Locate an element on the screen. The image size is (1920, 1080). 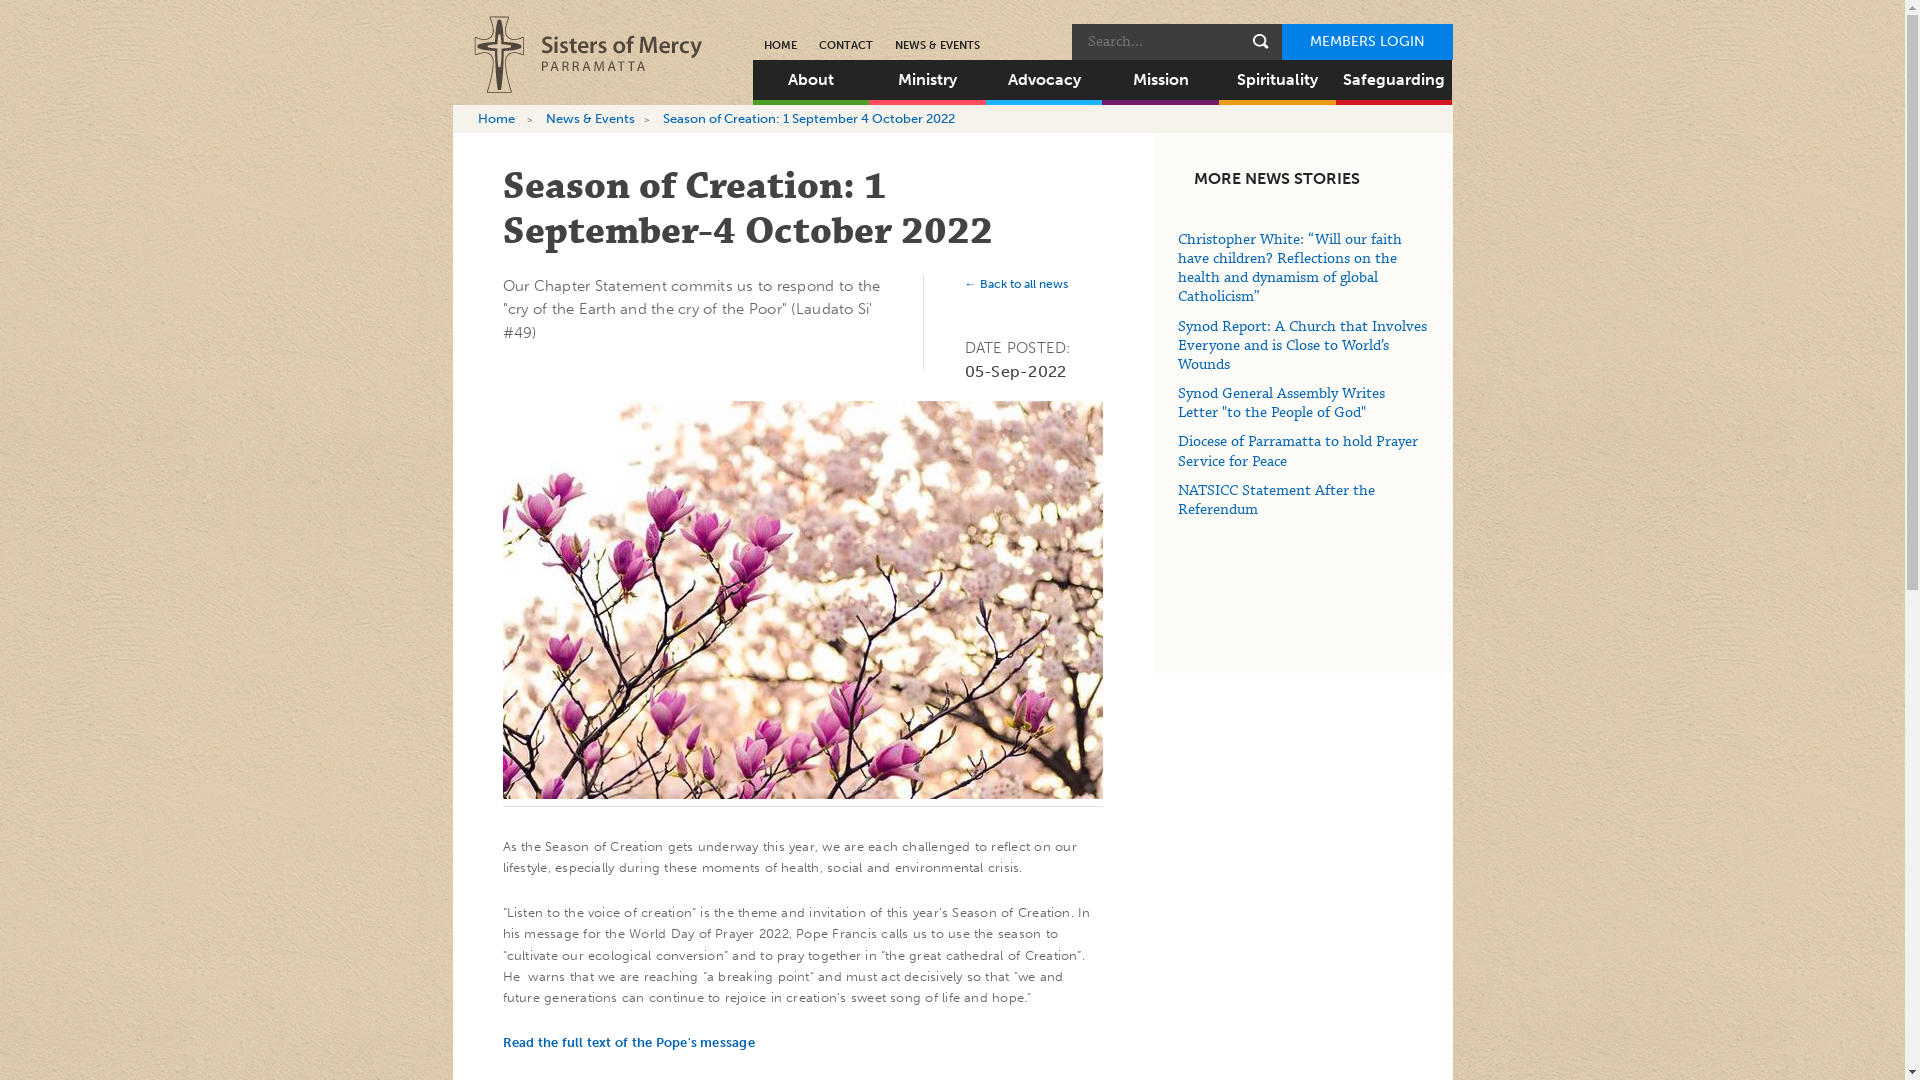
'Read the full text of the Pope's message' is located at coordinates (627, 1040).